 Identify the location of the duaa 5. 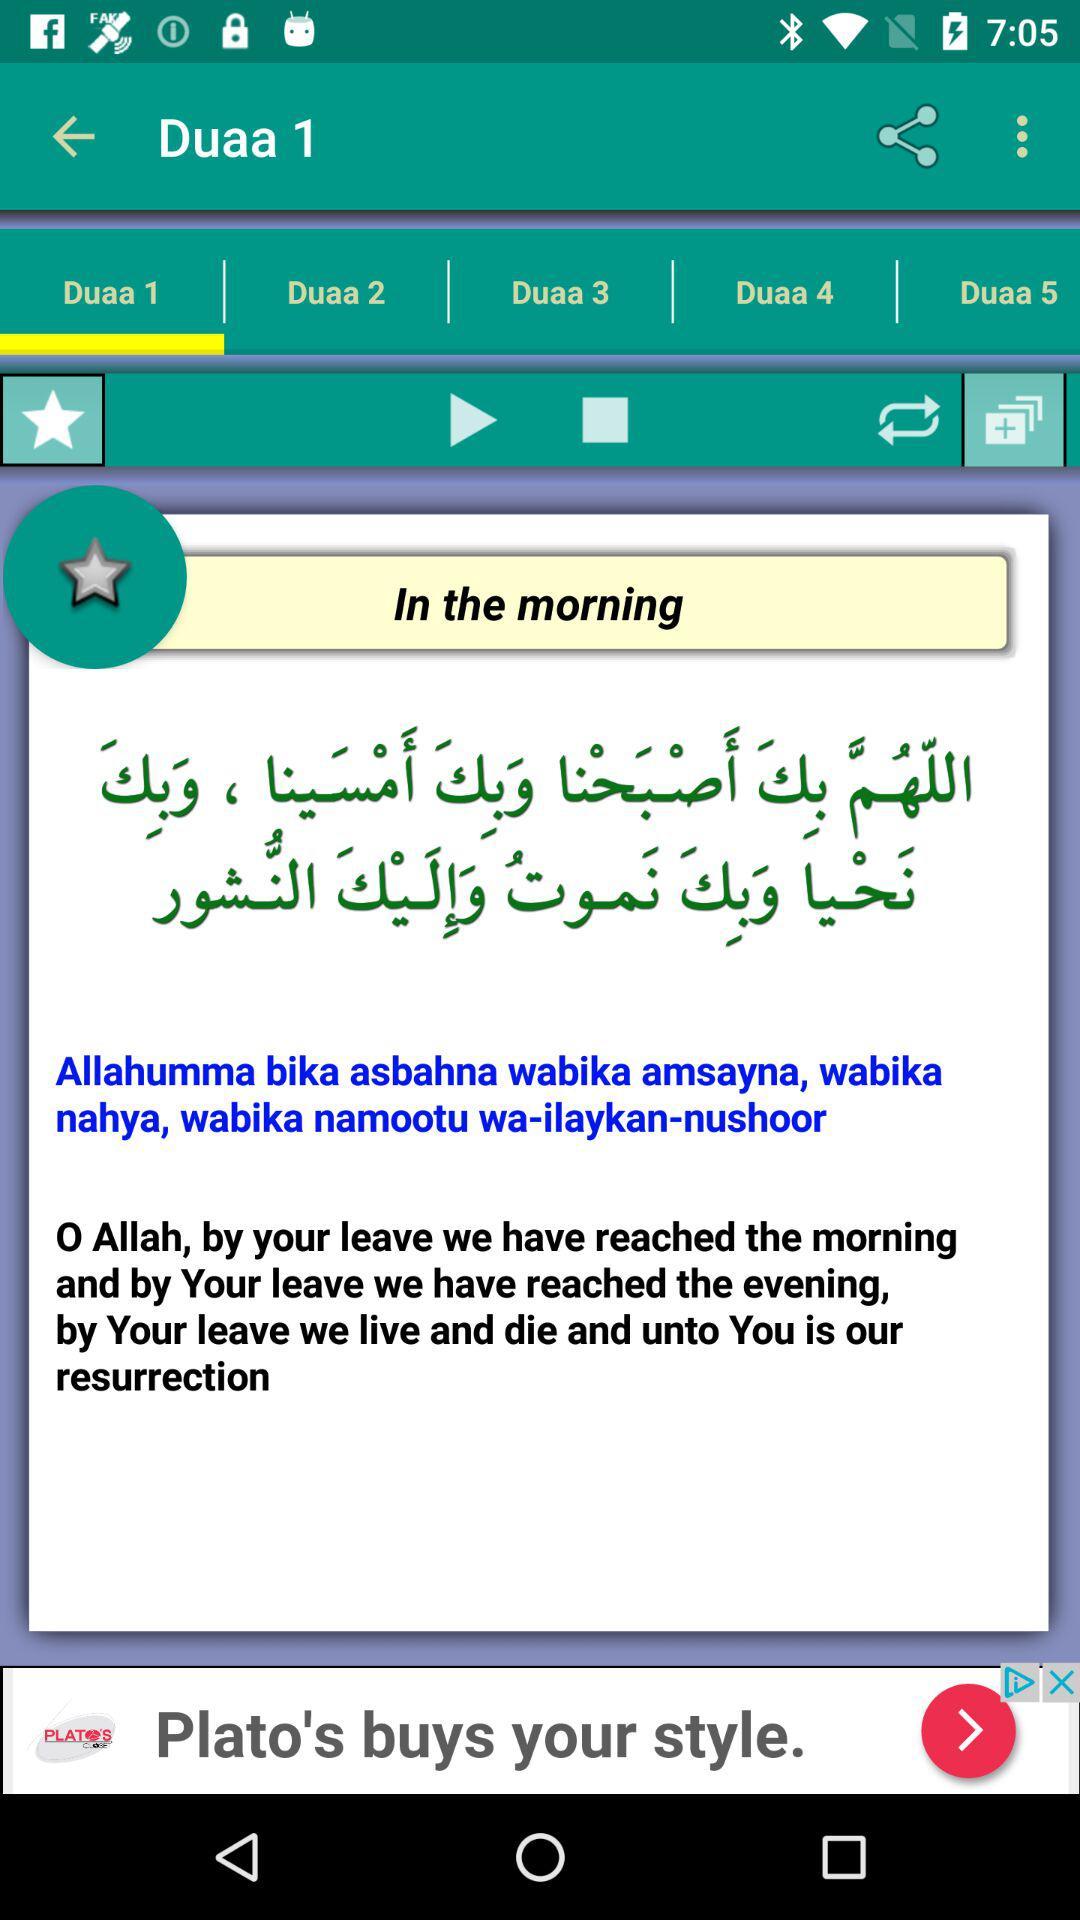
(987, 290).